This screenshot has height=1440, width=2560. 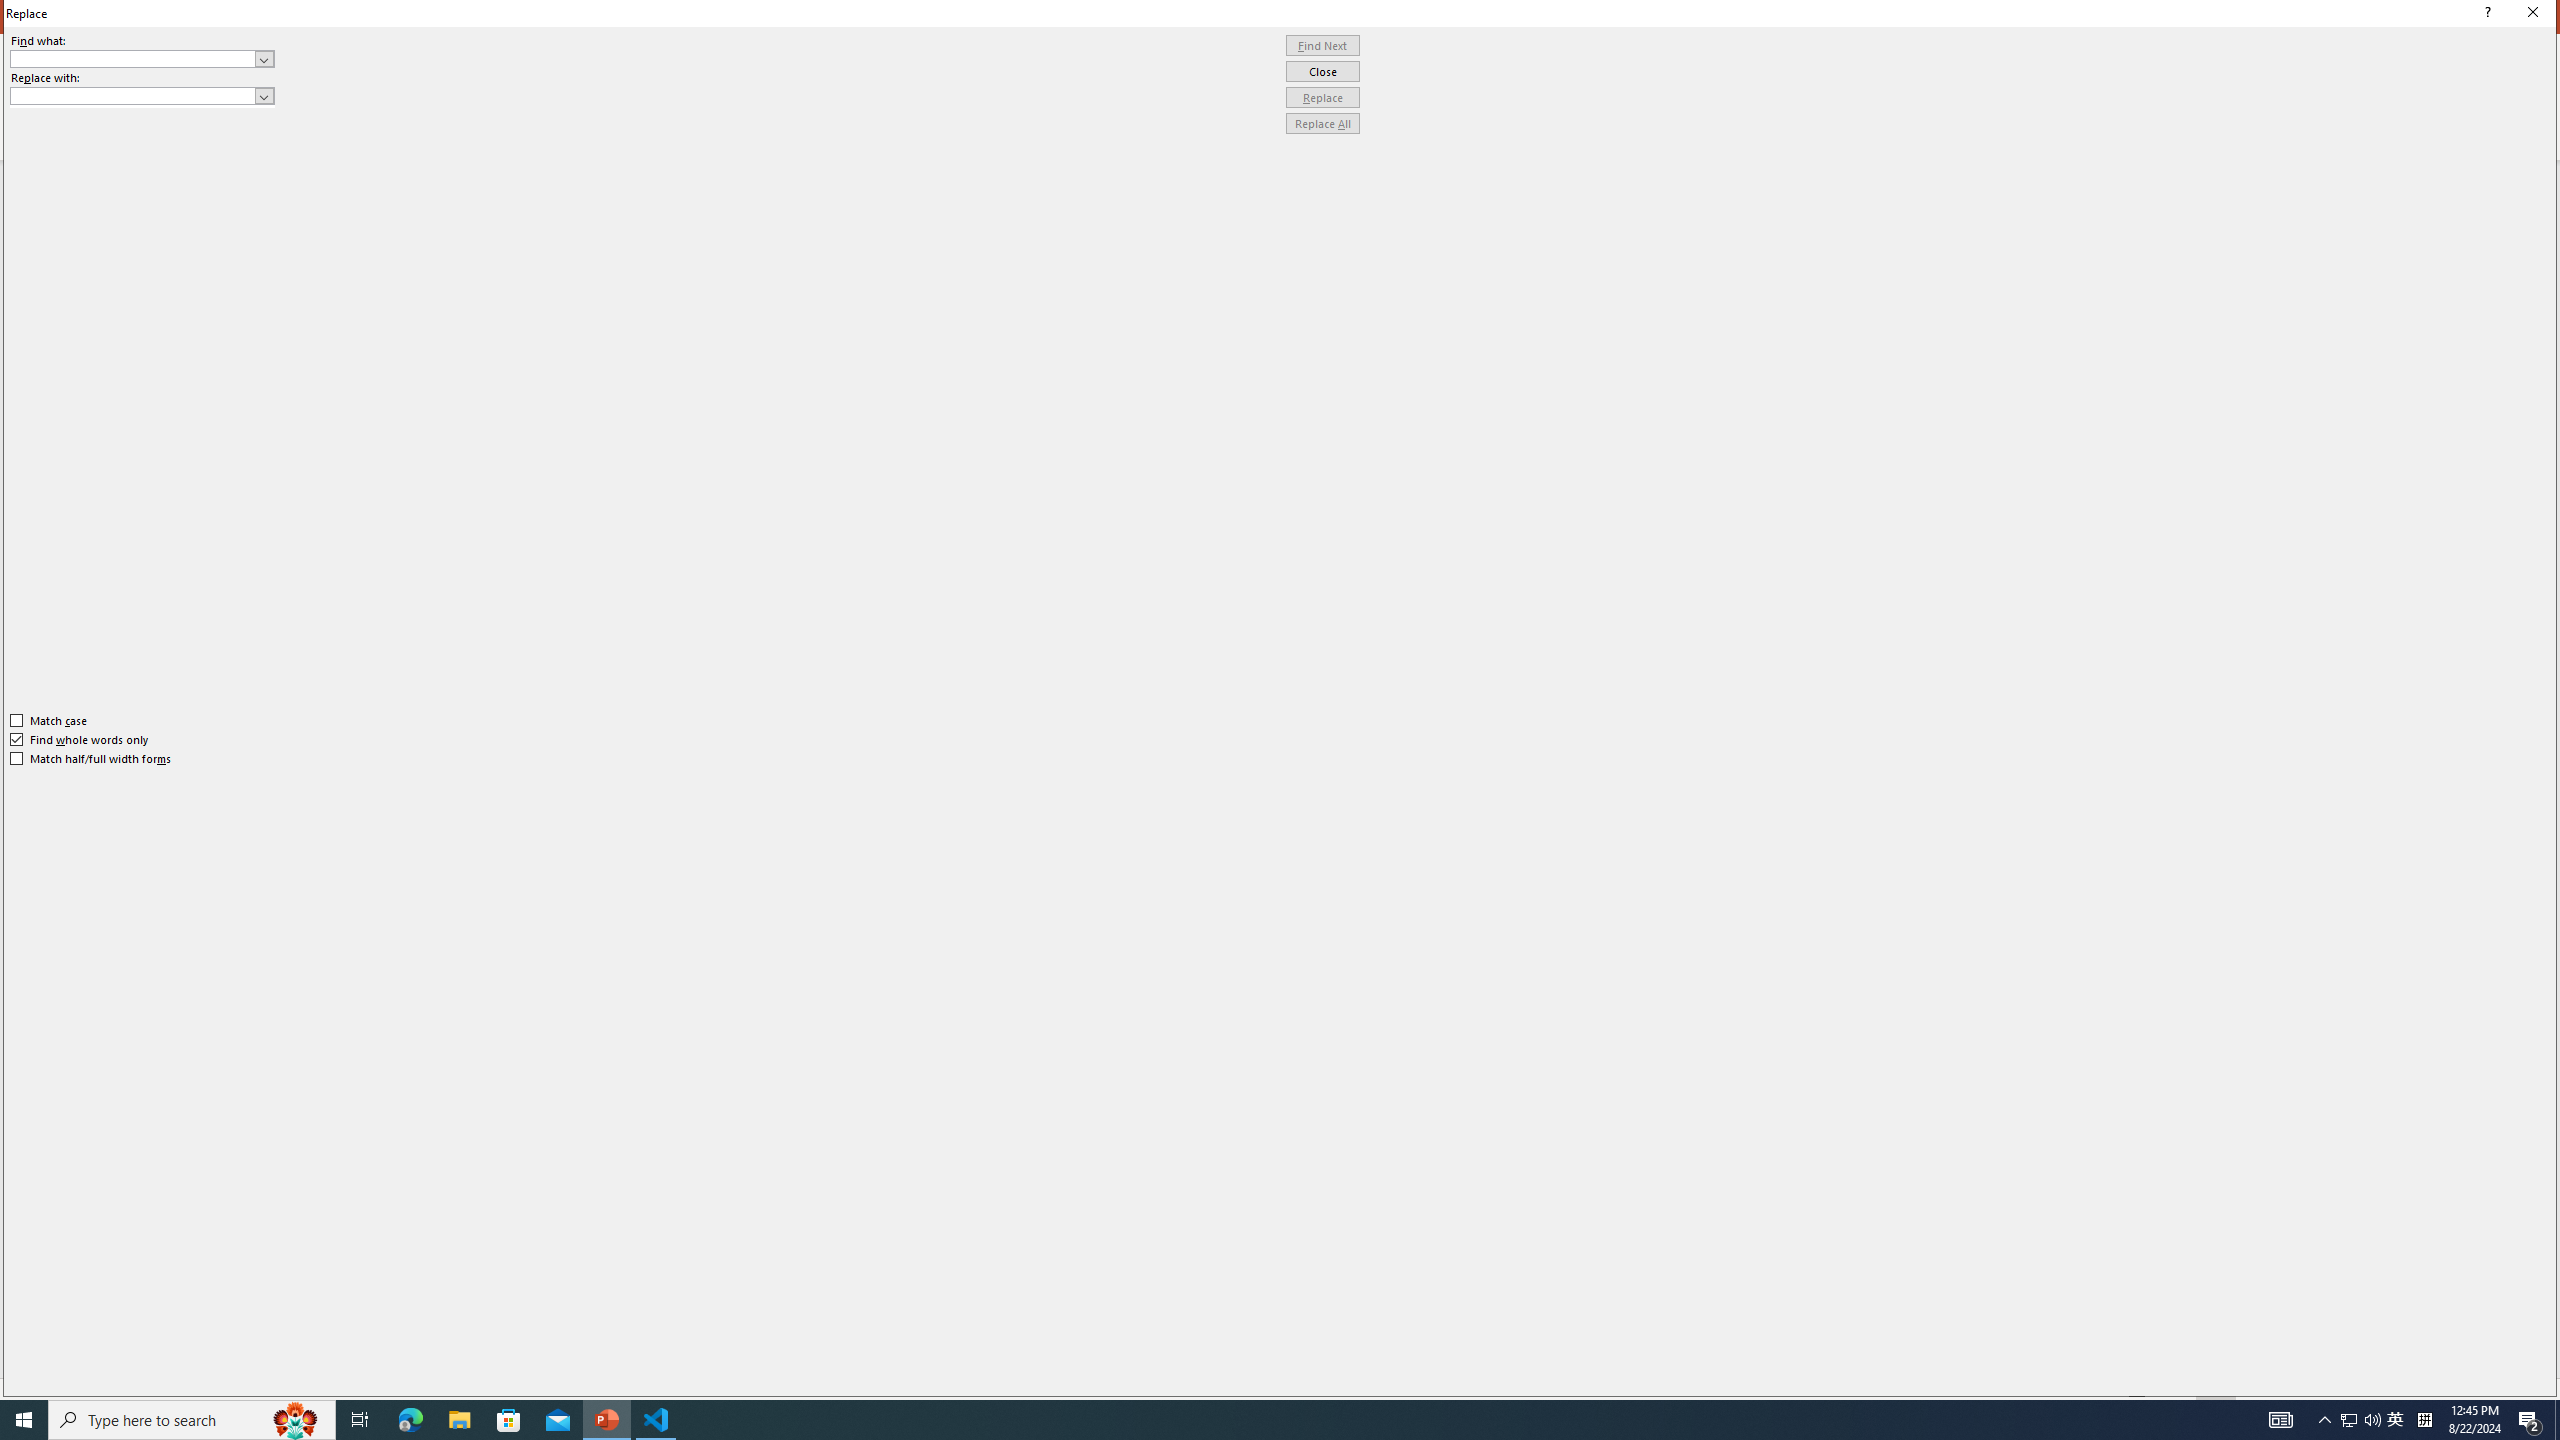 What do you see at coordinates (142, 95) in the screenshot?
I see `'Replace with'` at bounding box center [142, 95].